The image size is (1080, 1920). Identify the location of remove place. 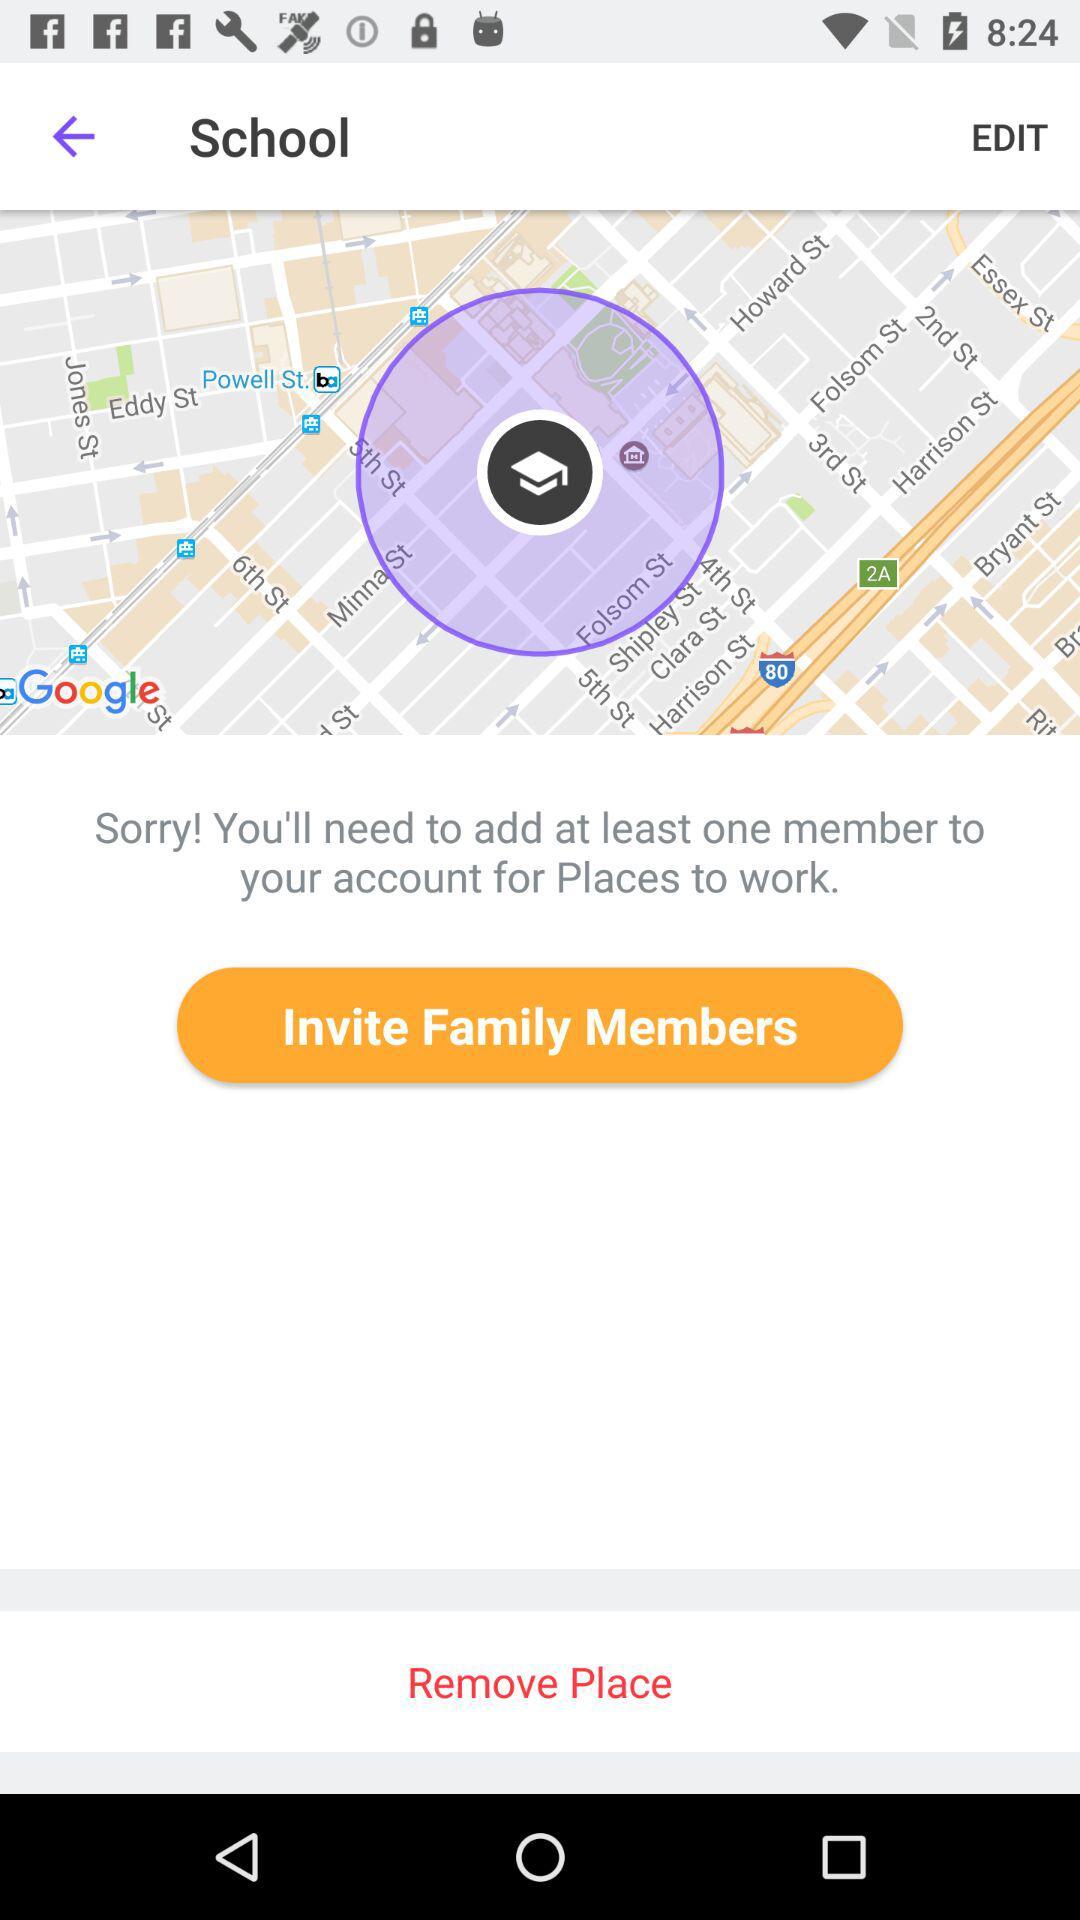
(540, 1680).